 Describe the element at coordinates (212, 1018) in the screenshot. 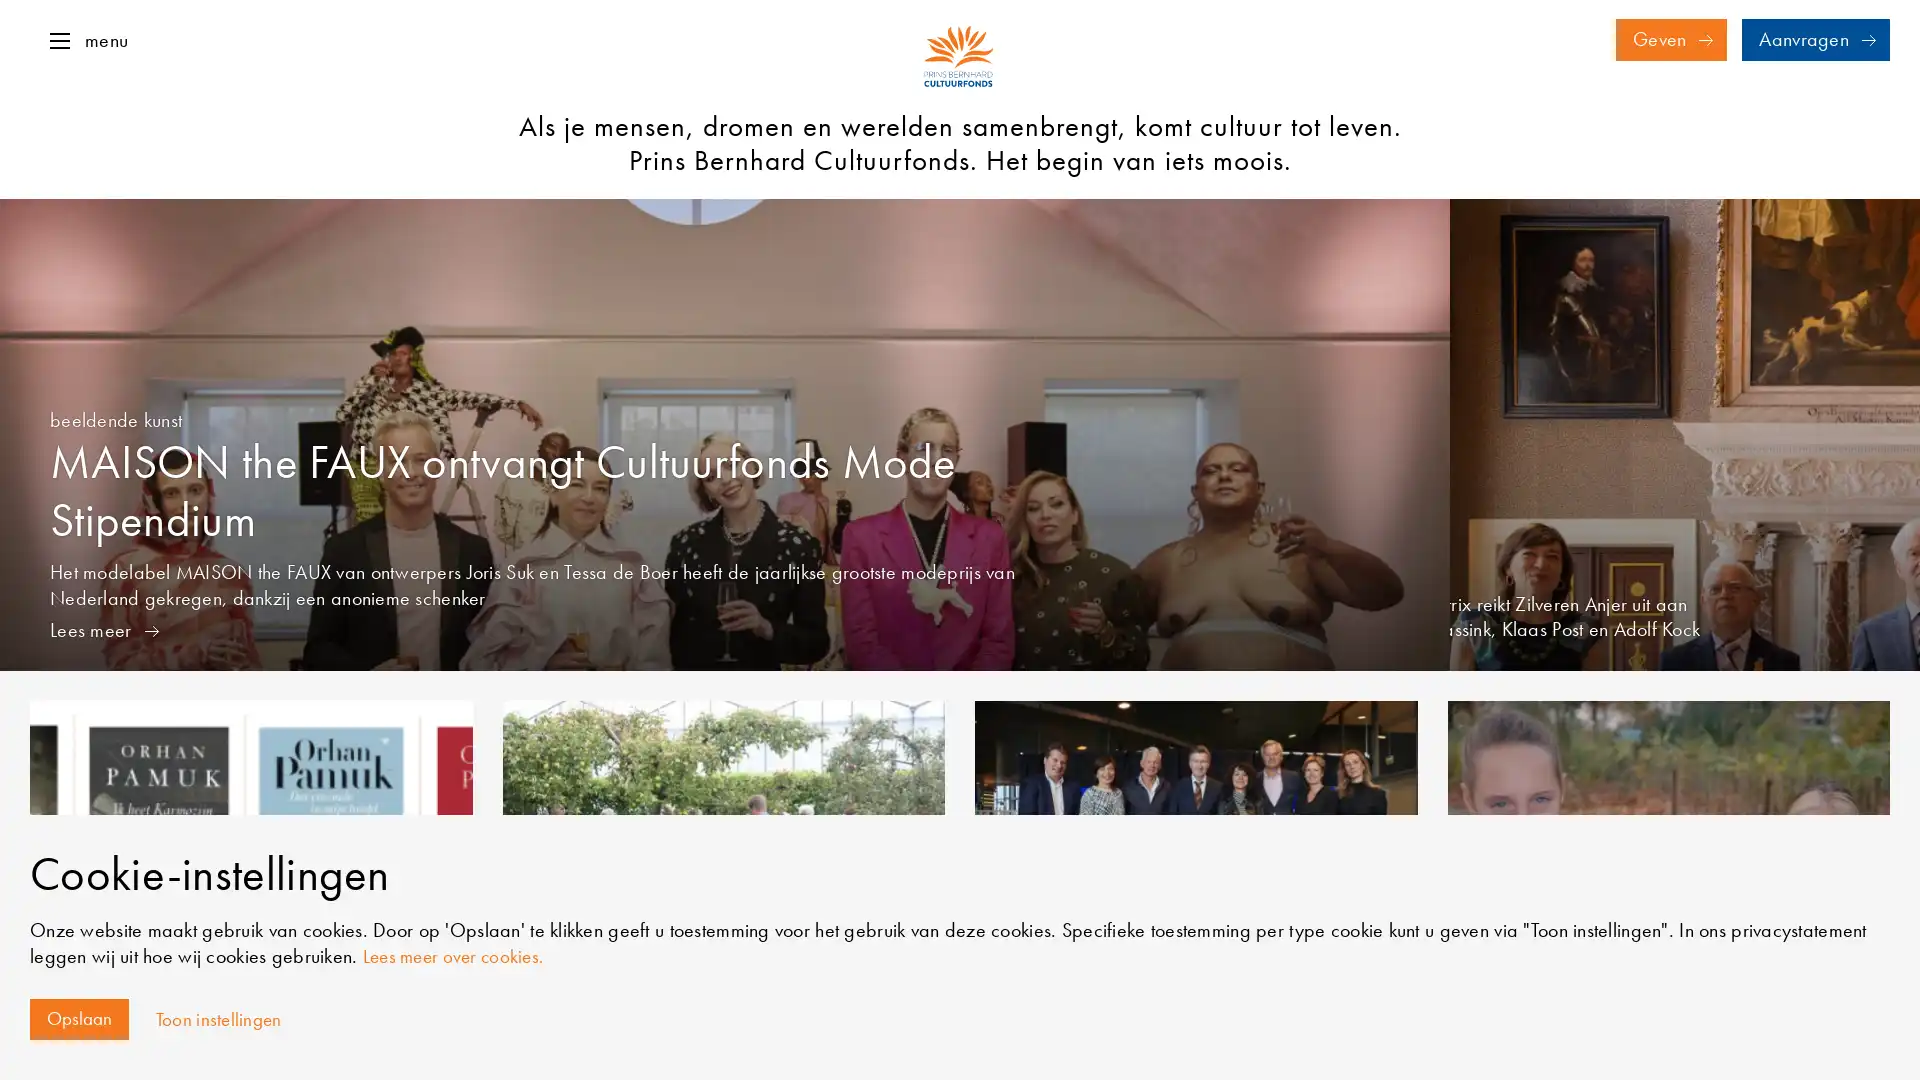

I see `Toon instellingen` at that location.